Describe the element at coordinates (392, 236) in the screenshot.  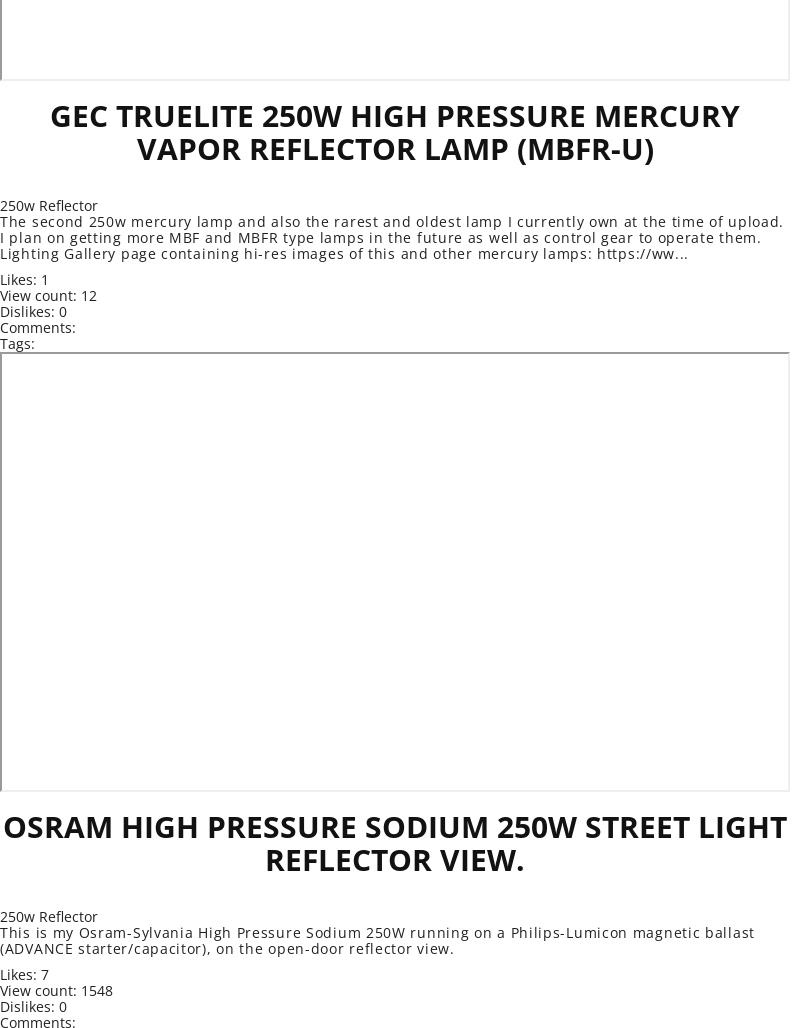
I see `'The second 250w mercury lamp and also the rarest and oldest lamp I currently own at the time of upload. I plan on getting more MBF and MBFR type lamps in the future as well as control gear to operate them.

Lighting Gallery page containing hi-res images of this and other mercury lamps: https://ww...'` at that location.